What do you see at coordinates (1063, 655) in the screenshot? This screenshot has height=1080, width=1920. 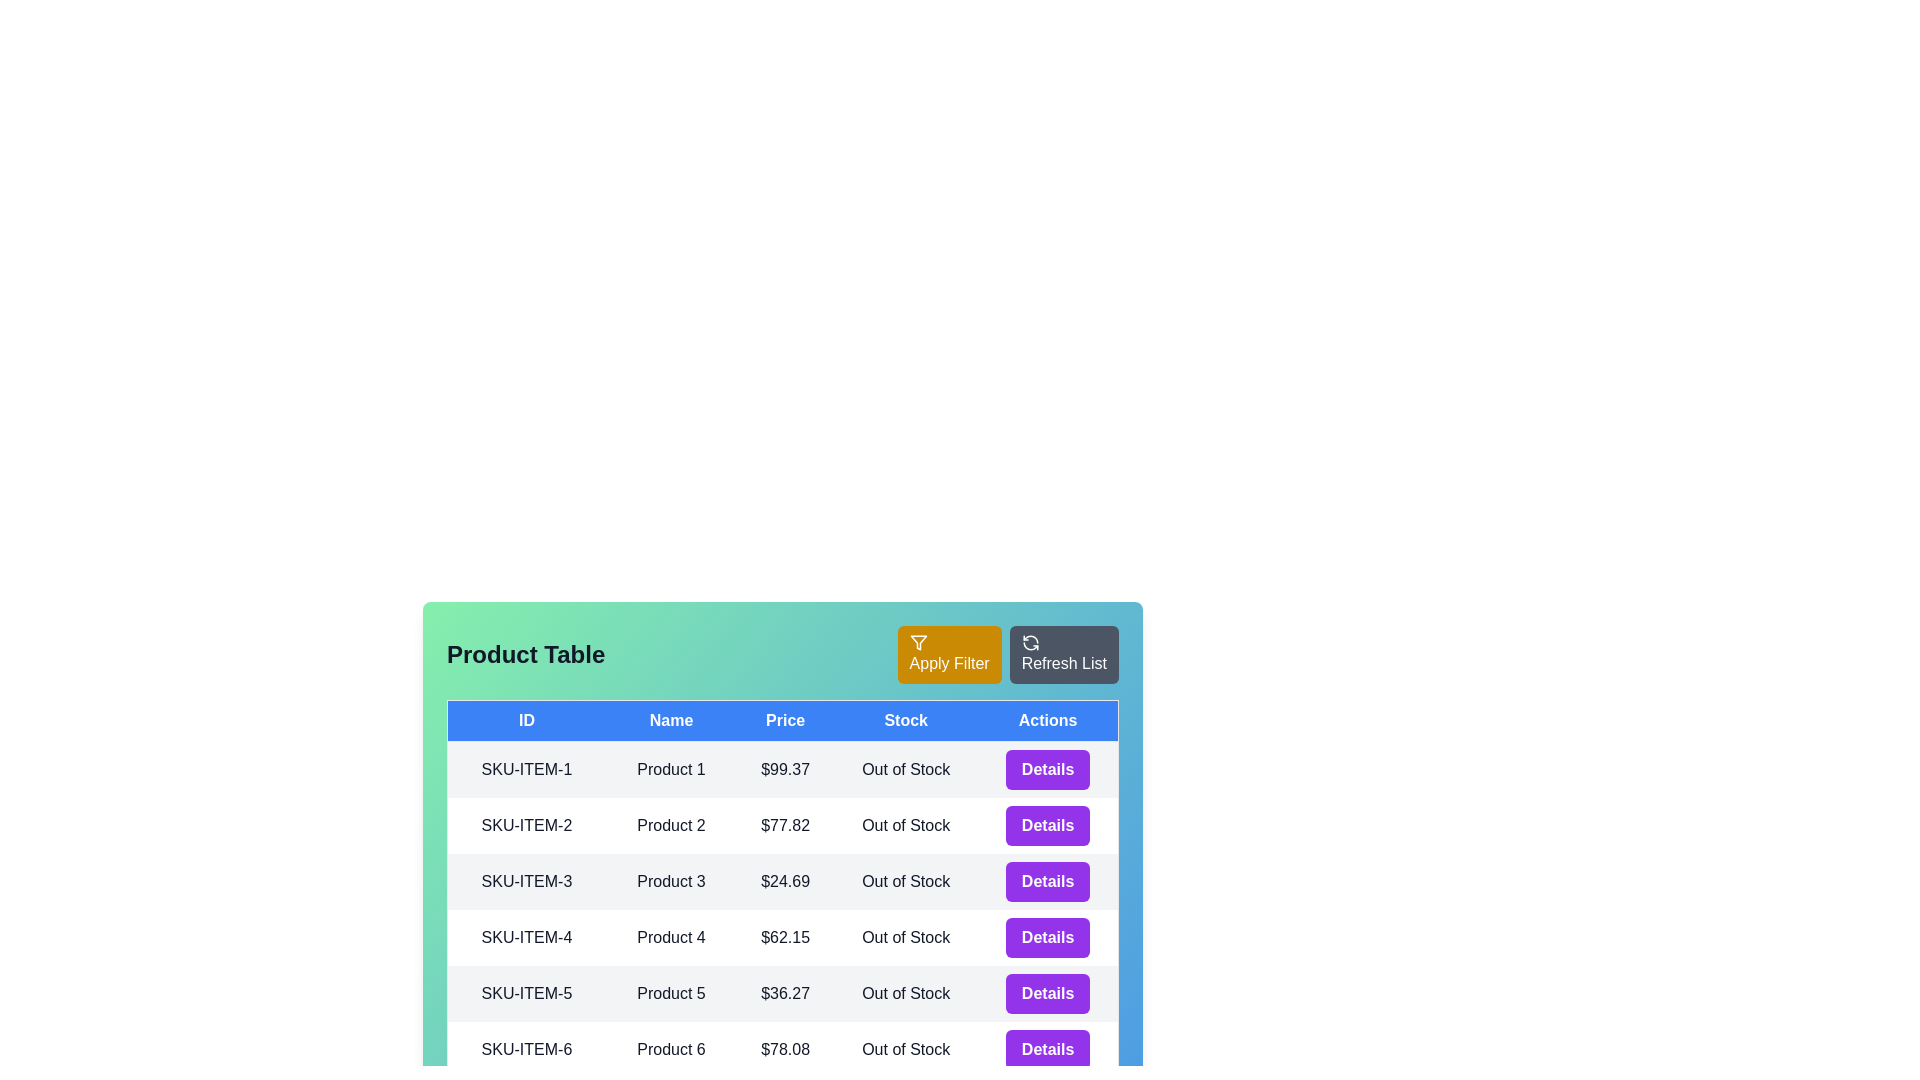 I see `the 'Refresh List' button to reload the product list` at bounding box center [1063, 655].